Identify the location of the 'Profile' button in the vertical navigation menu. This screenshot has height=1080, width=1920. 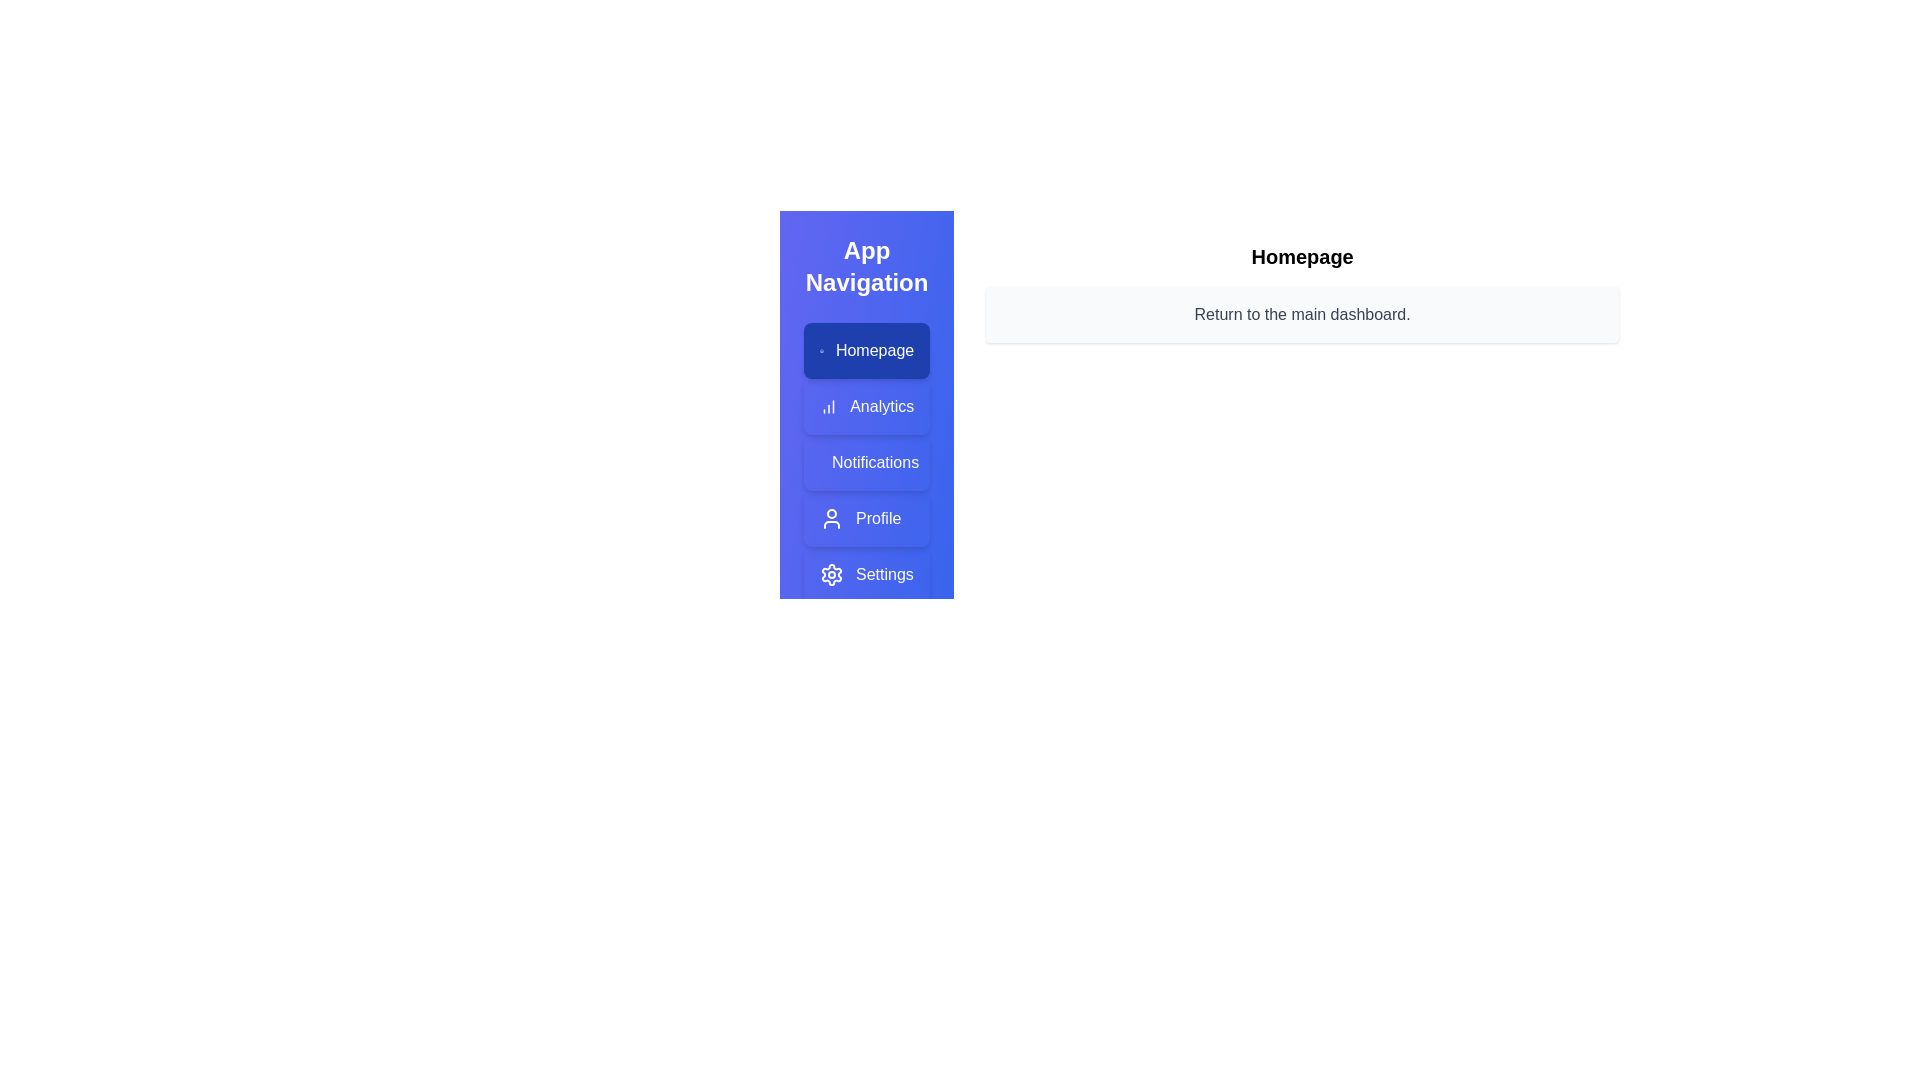
(867, 518).